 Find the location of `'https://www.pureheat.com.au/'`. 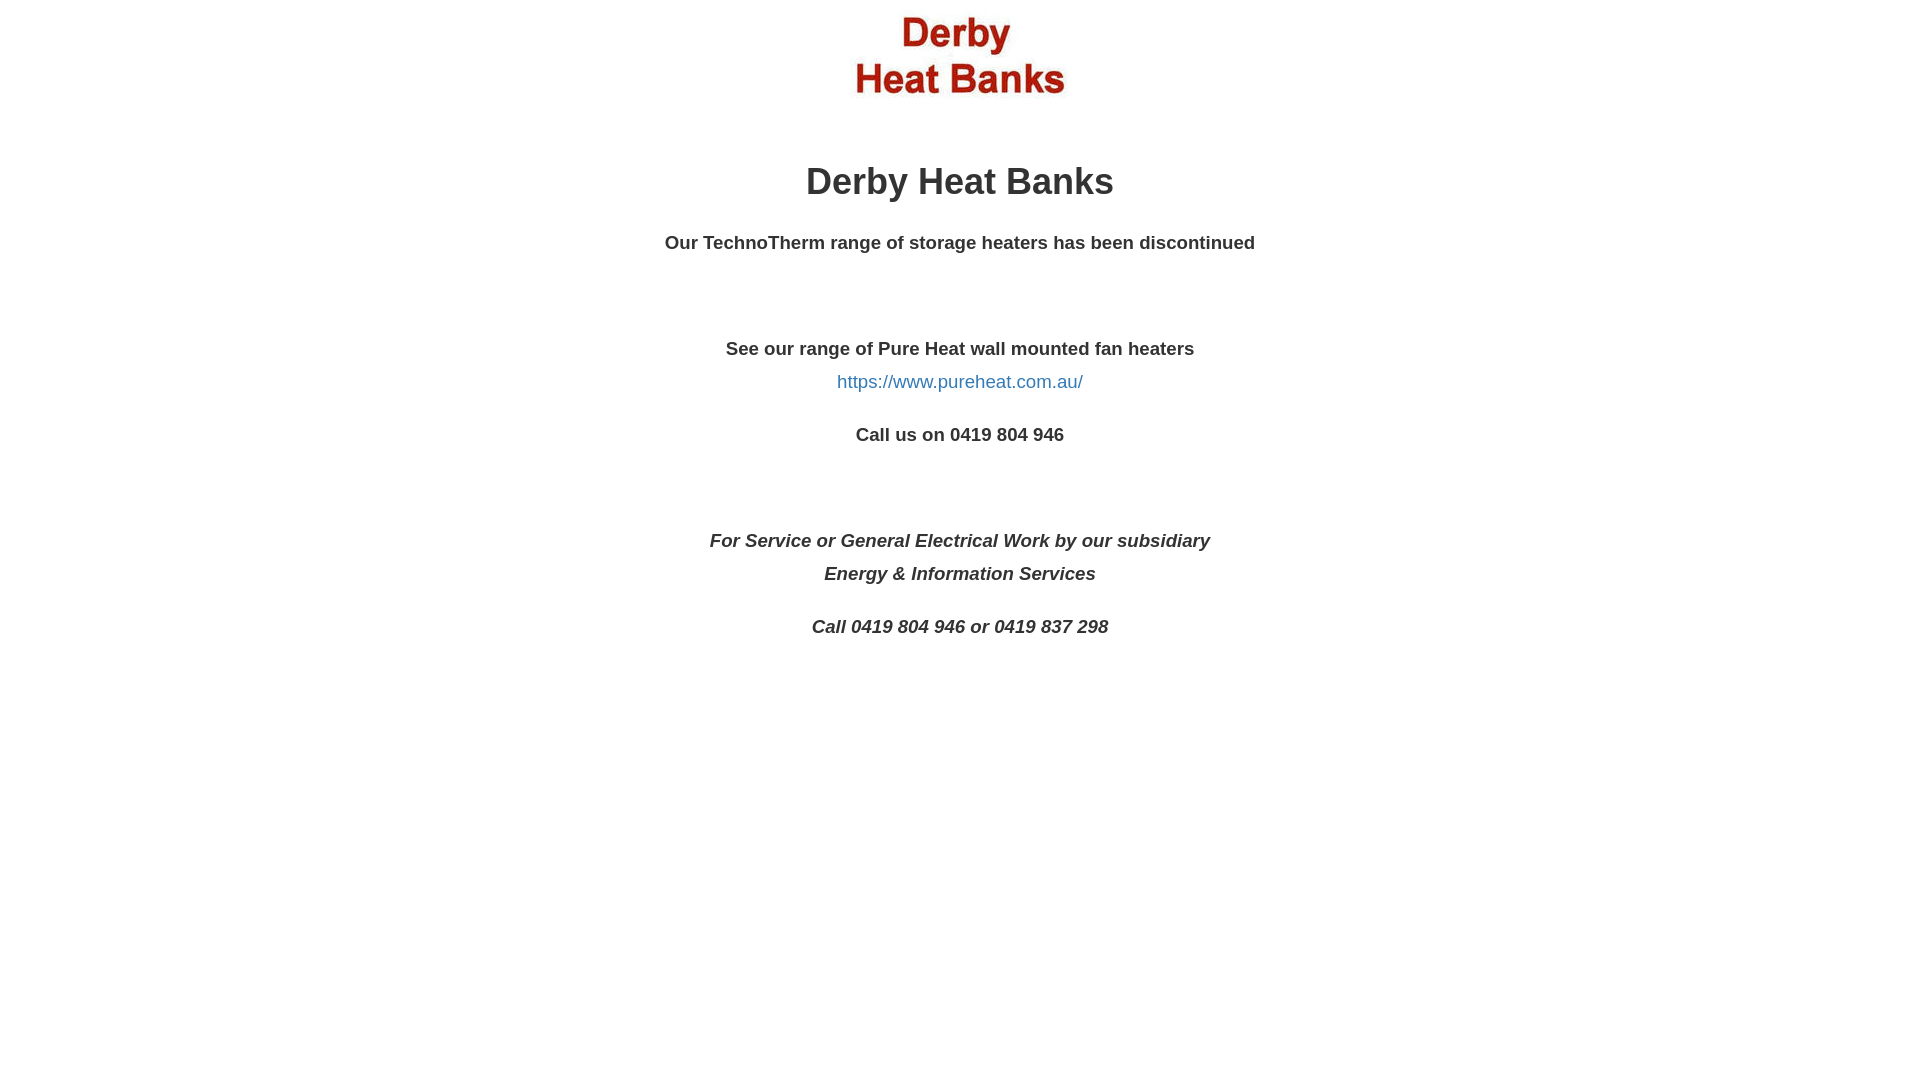

'https://www.pureheat.com.au/' is located at coordinates (960, 381).